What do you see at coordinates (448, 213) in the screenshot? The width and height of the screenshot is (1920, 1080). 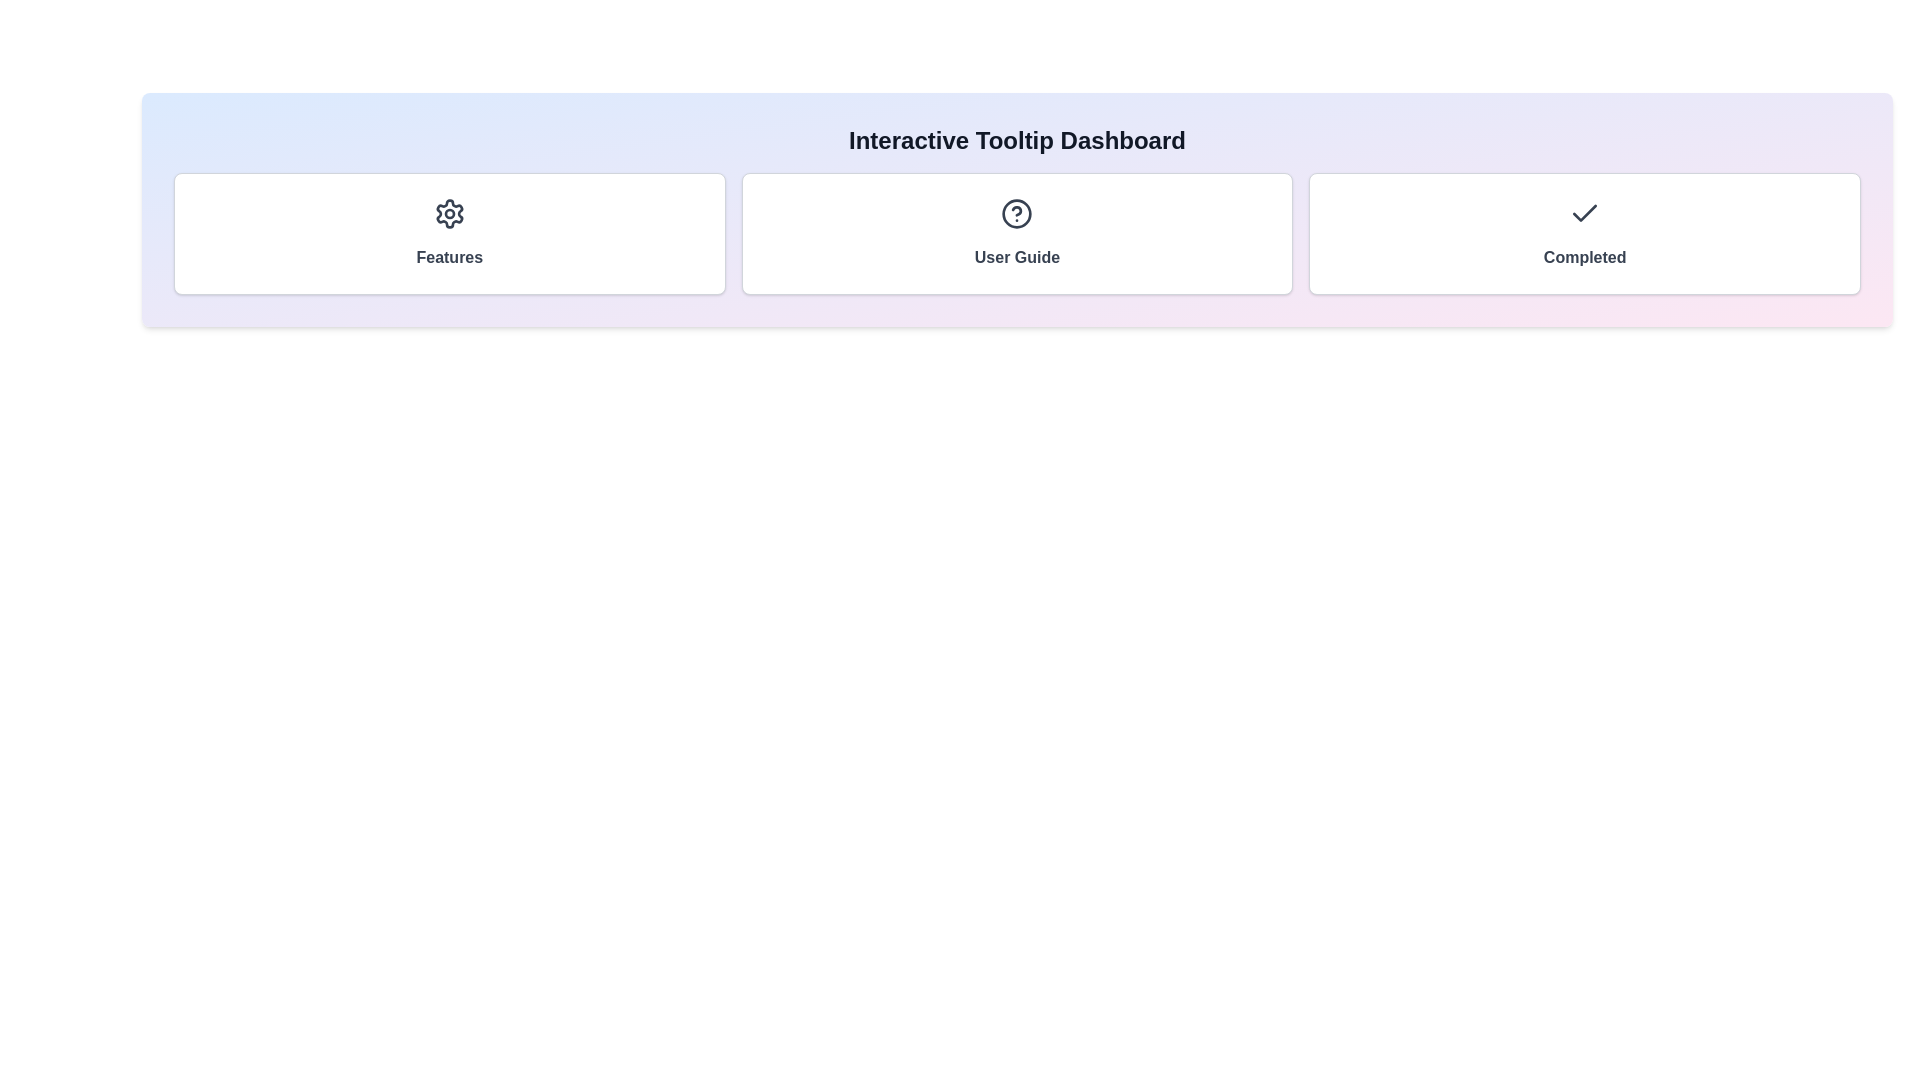 I see `the gear icon representing settings, which is located above the 'Features' label in the first card of three horizontal cards` at bounding box center [448, 213].